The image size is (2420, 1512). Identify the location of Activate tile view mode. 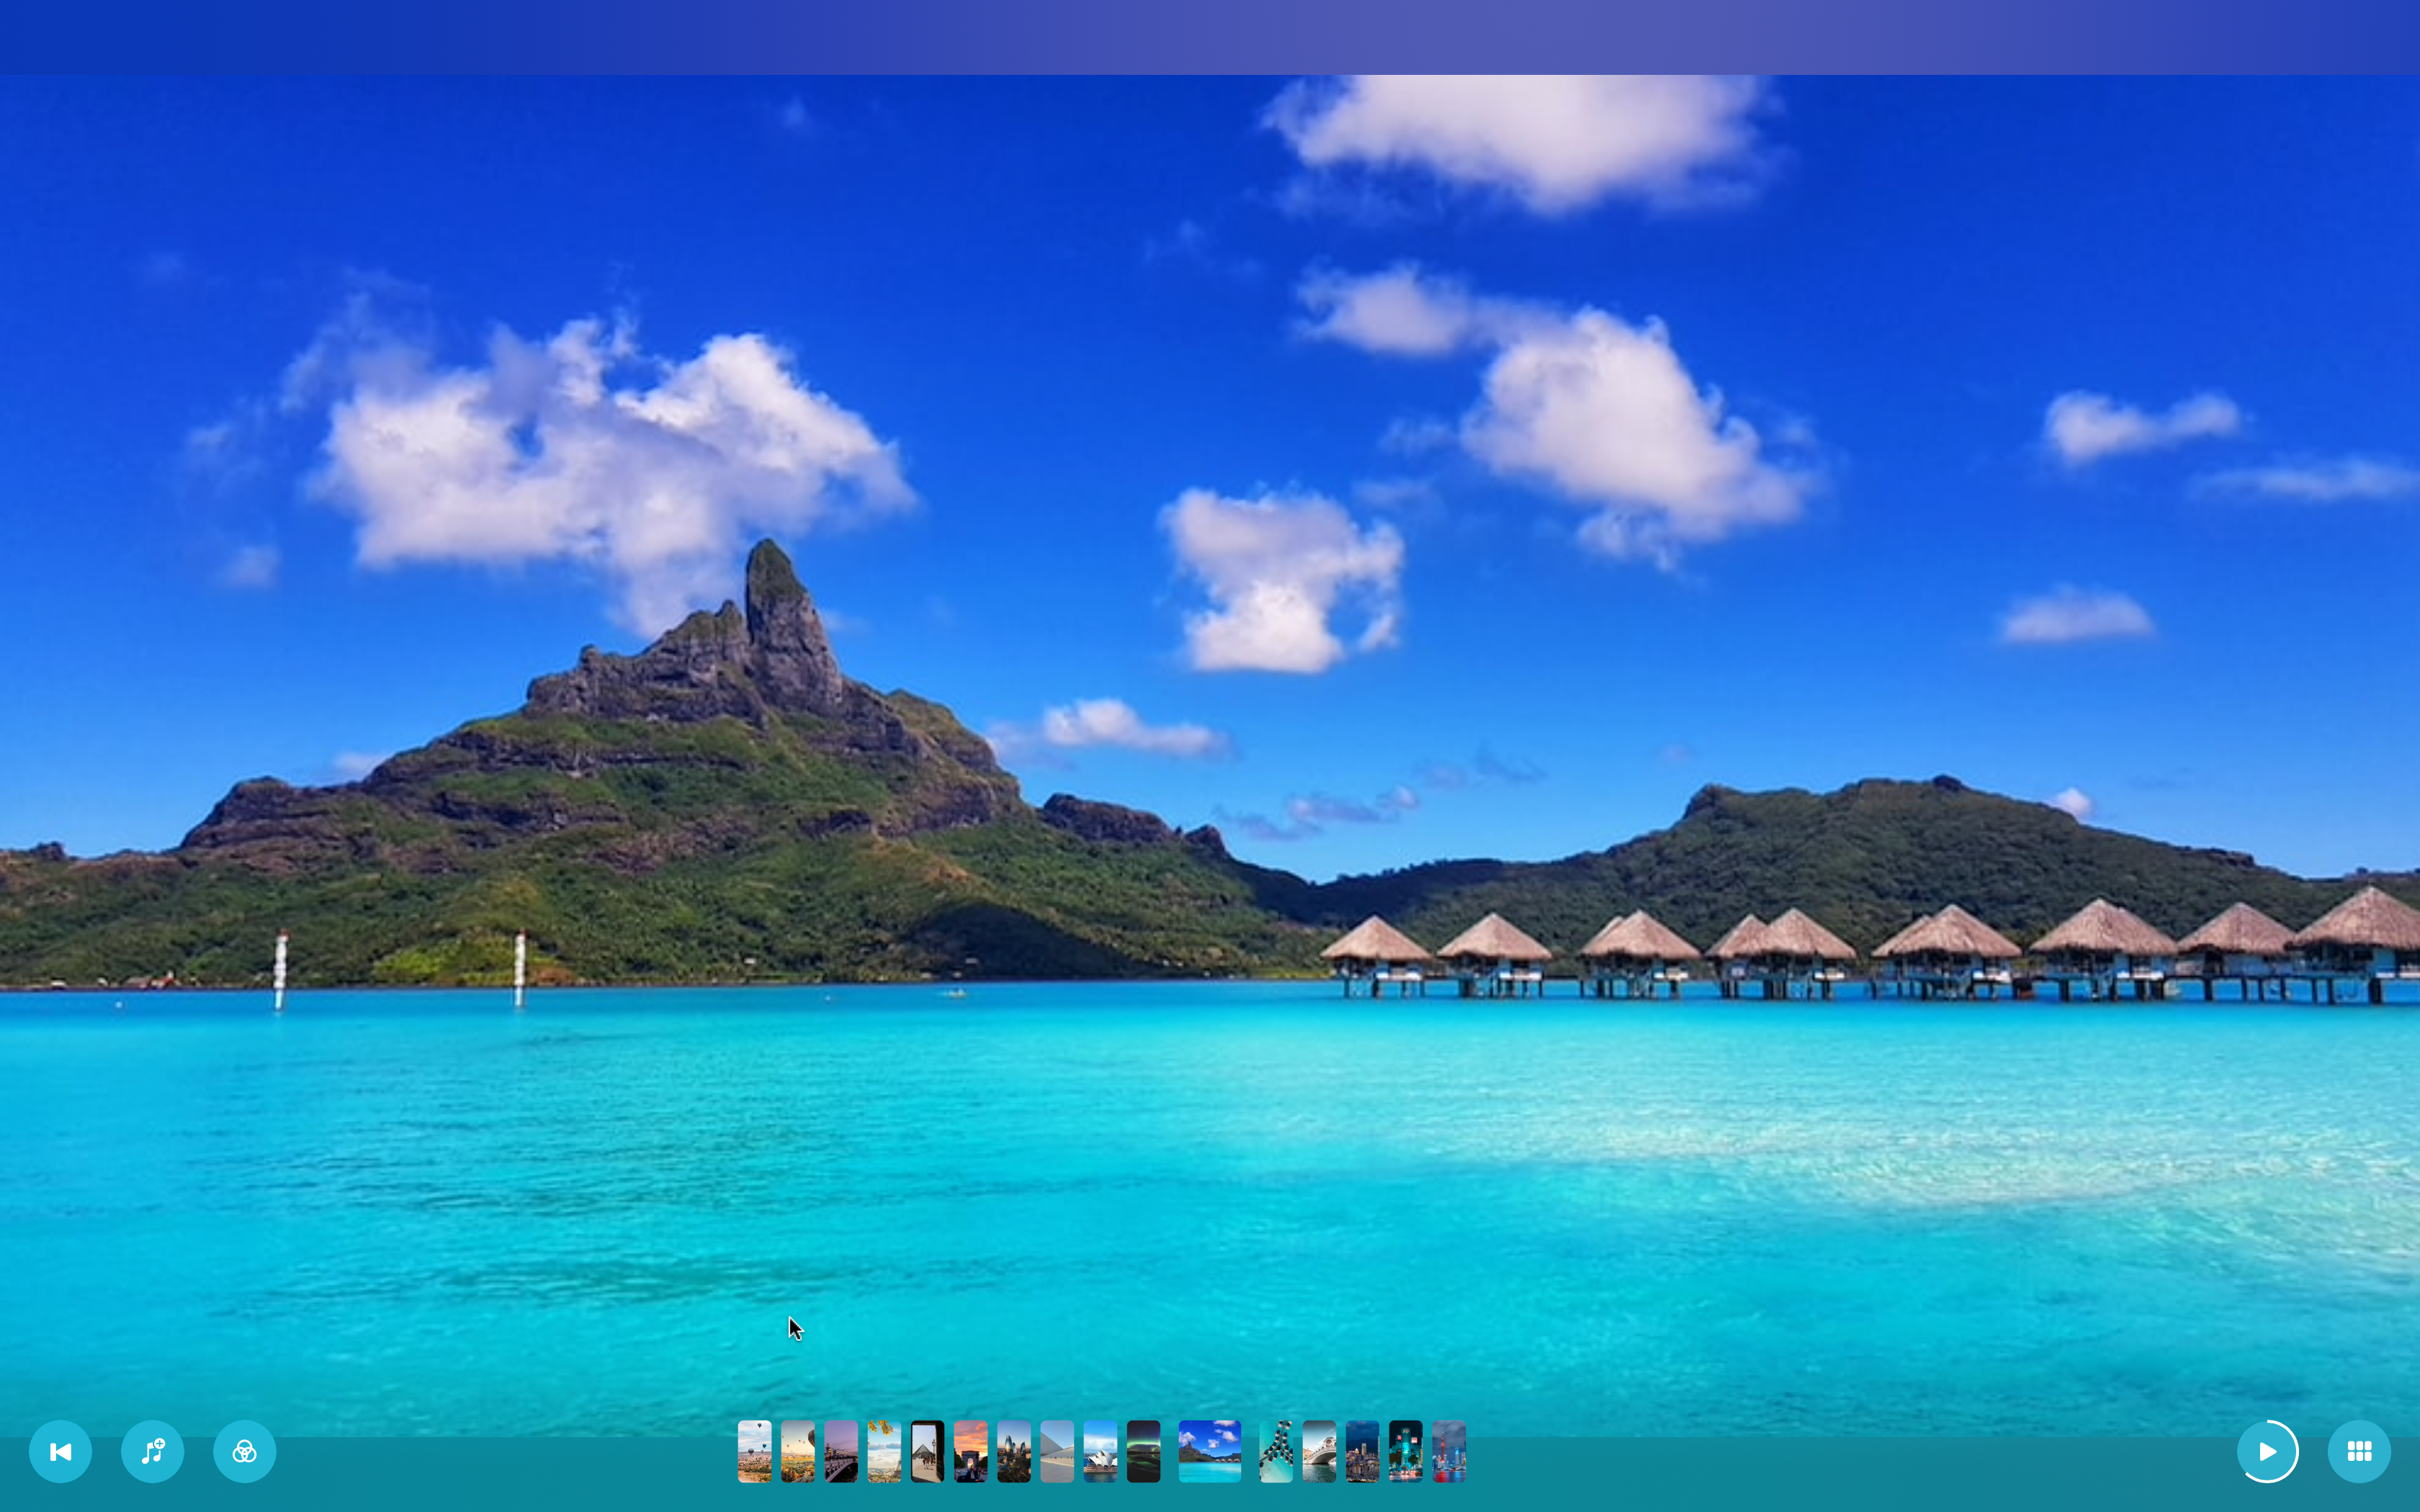
(2359, 1452).